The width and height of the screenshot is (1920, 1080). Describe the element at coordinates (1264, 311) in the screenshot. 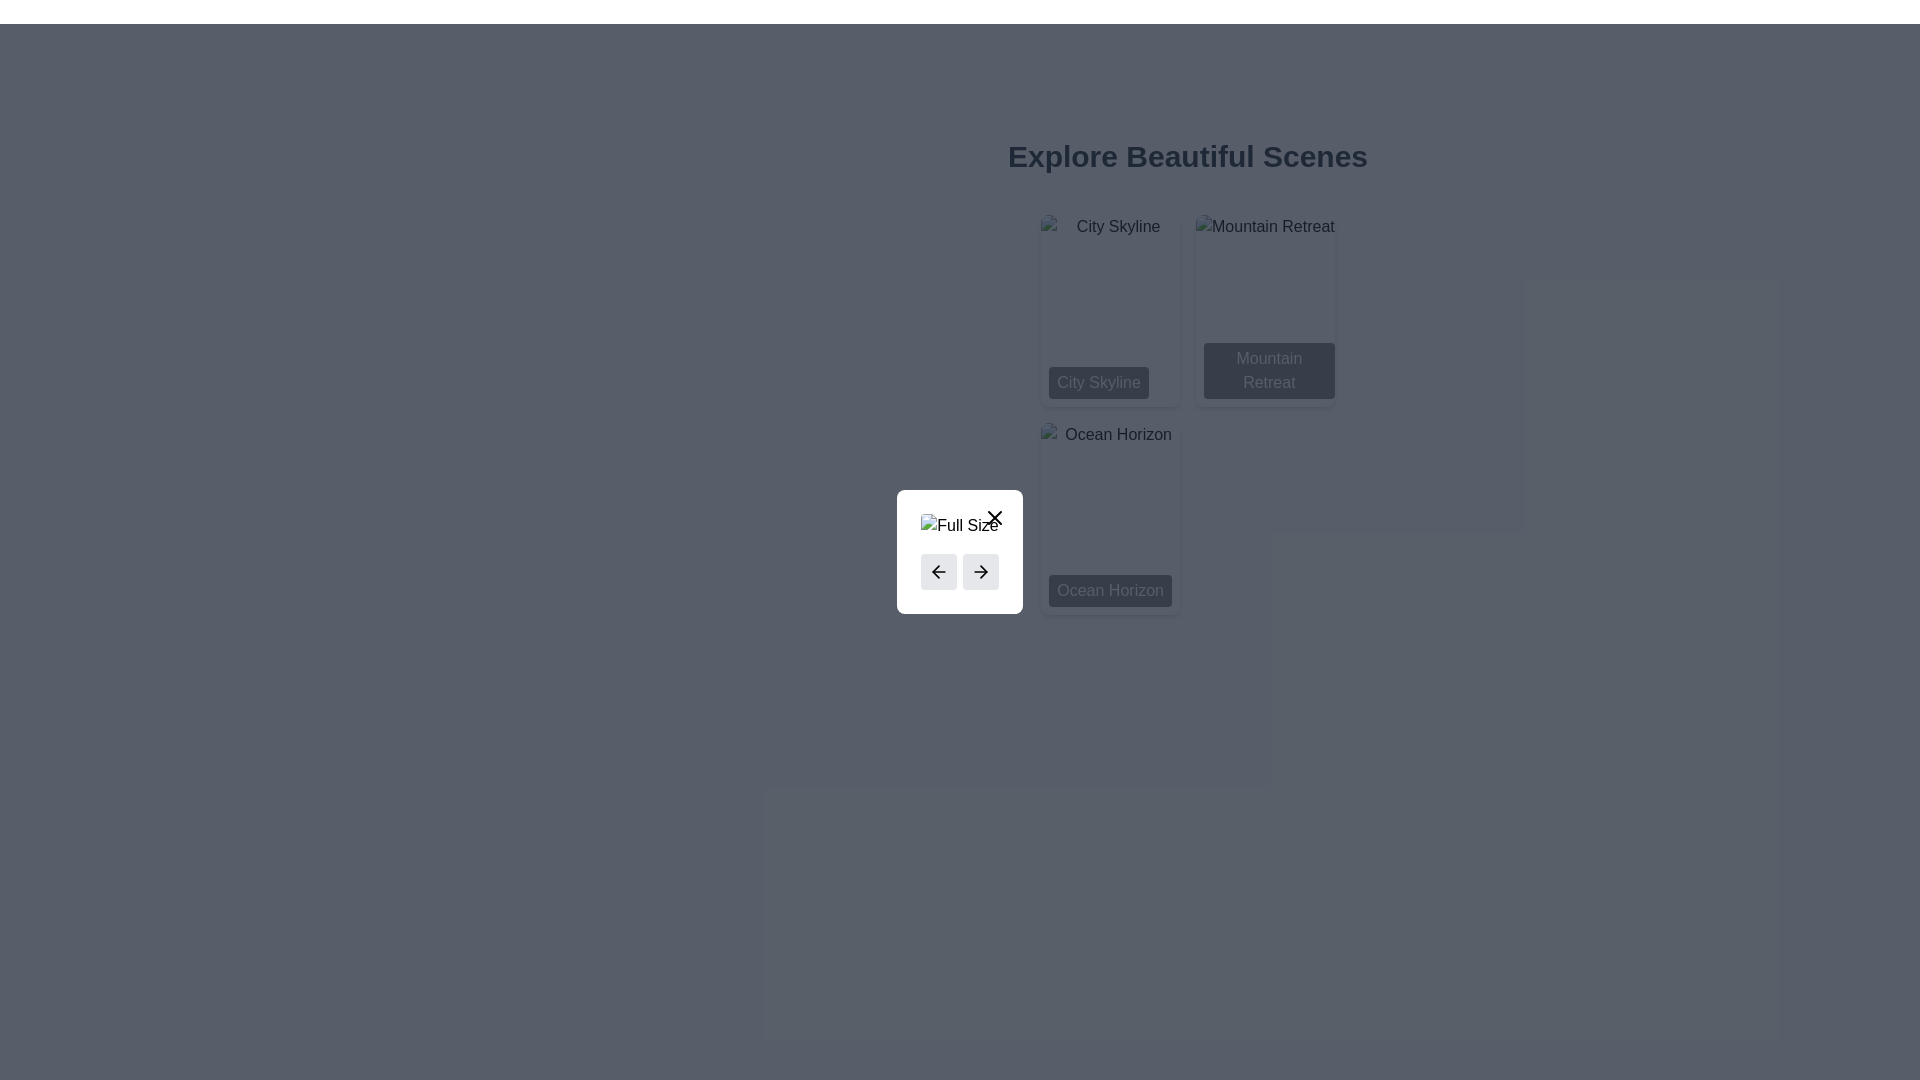

I see `the 'Mountain Retreat' card in the navigation UI` at that location.